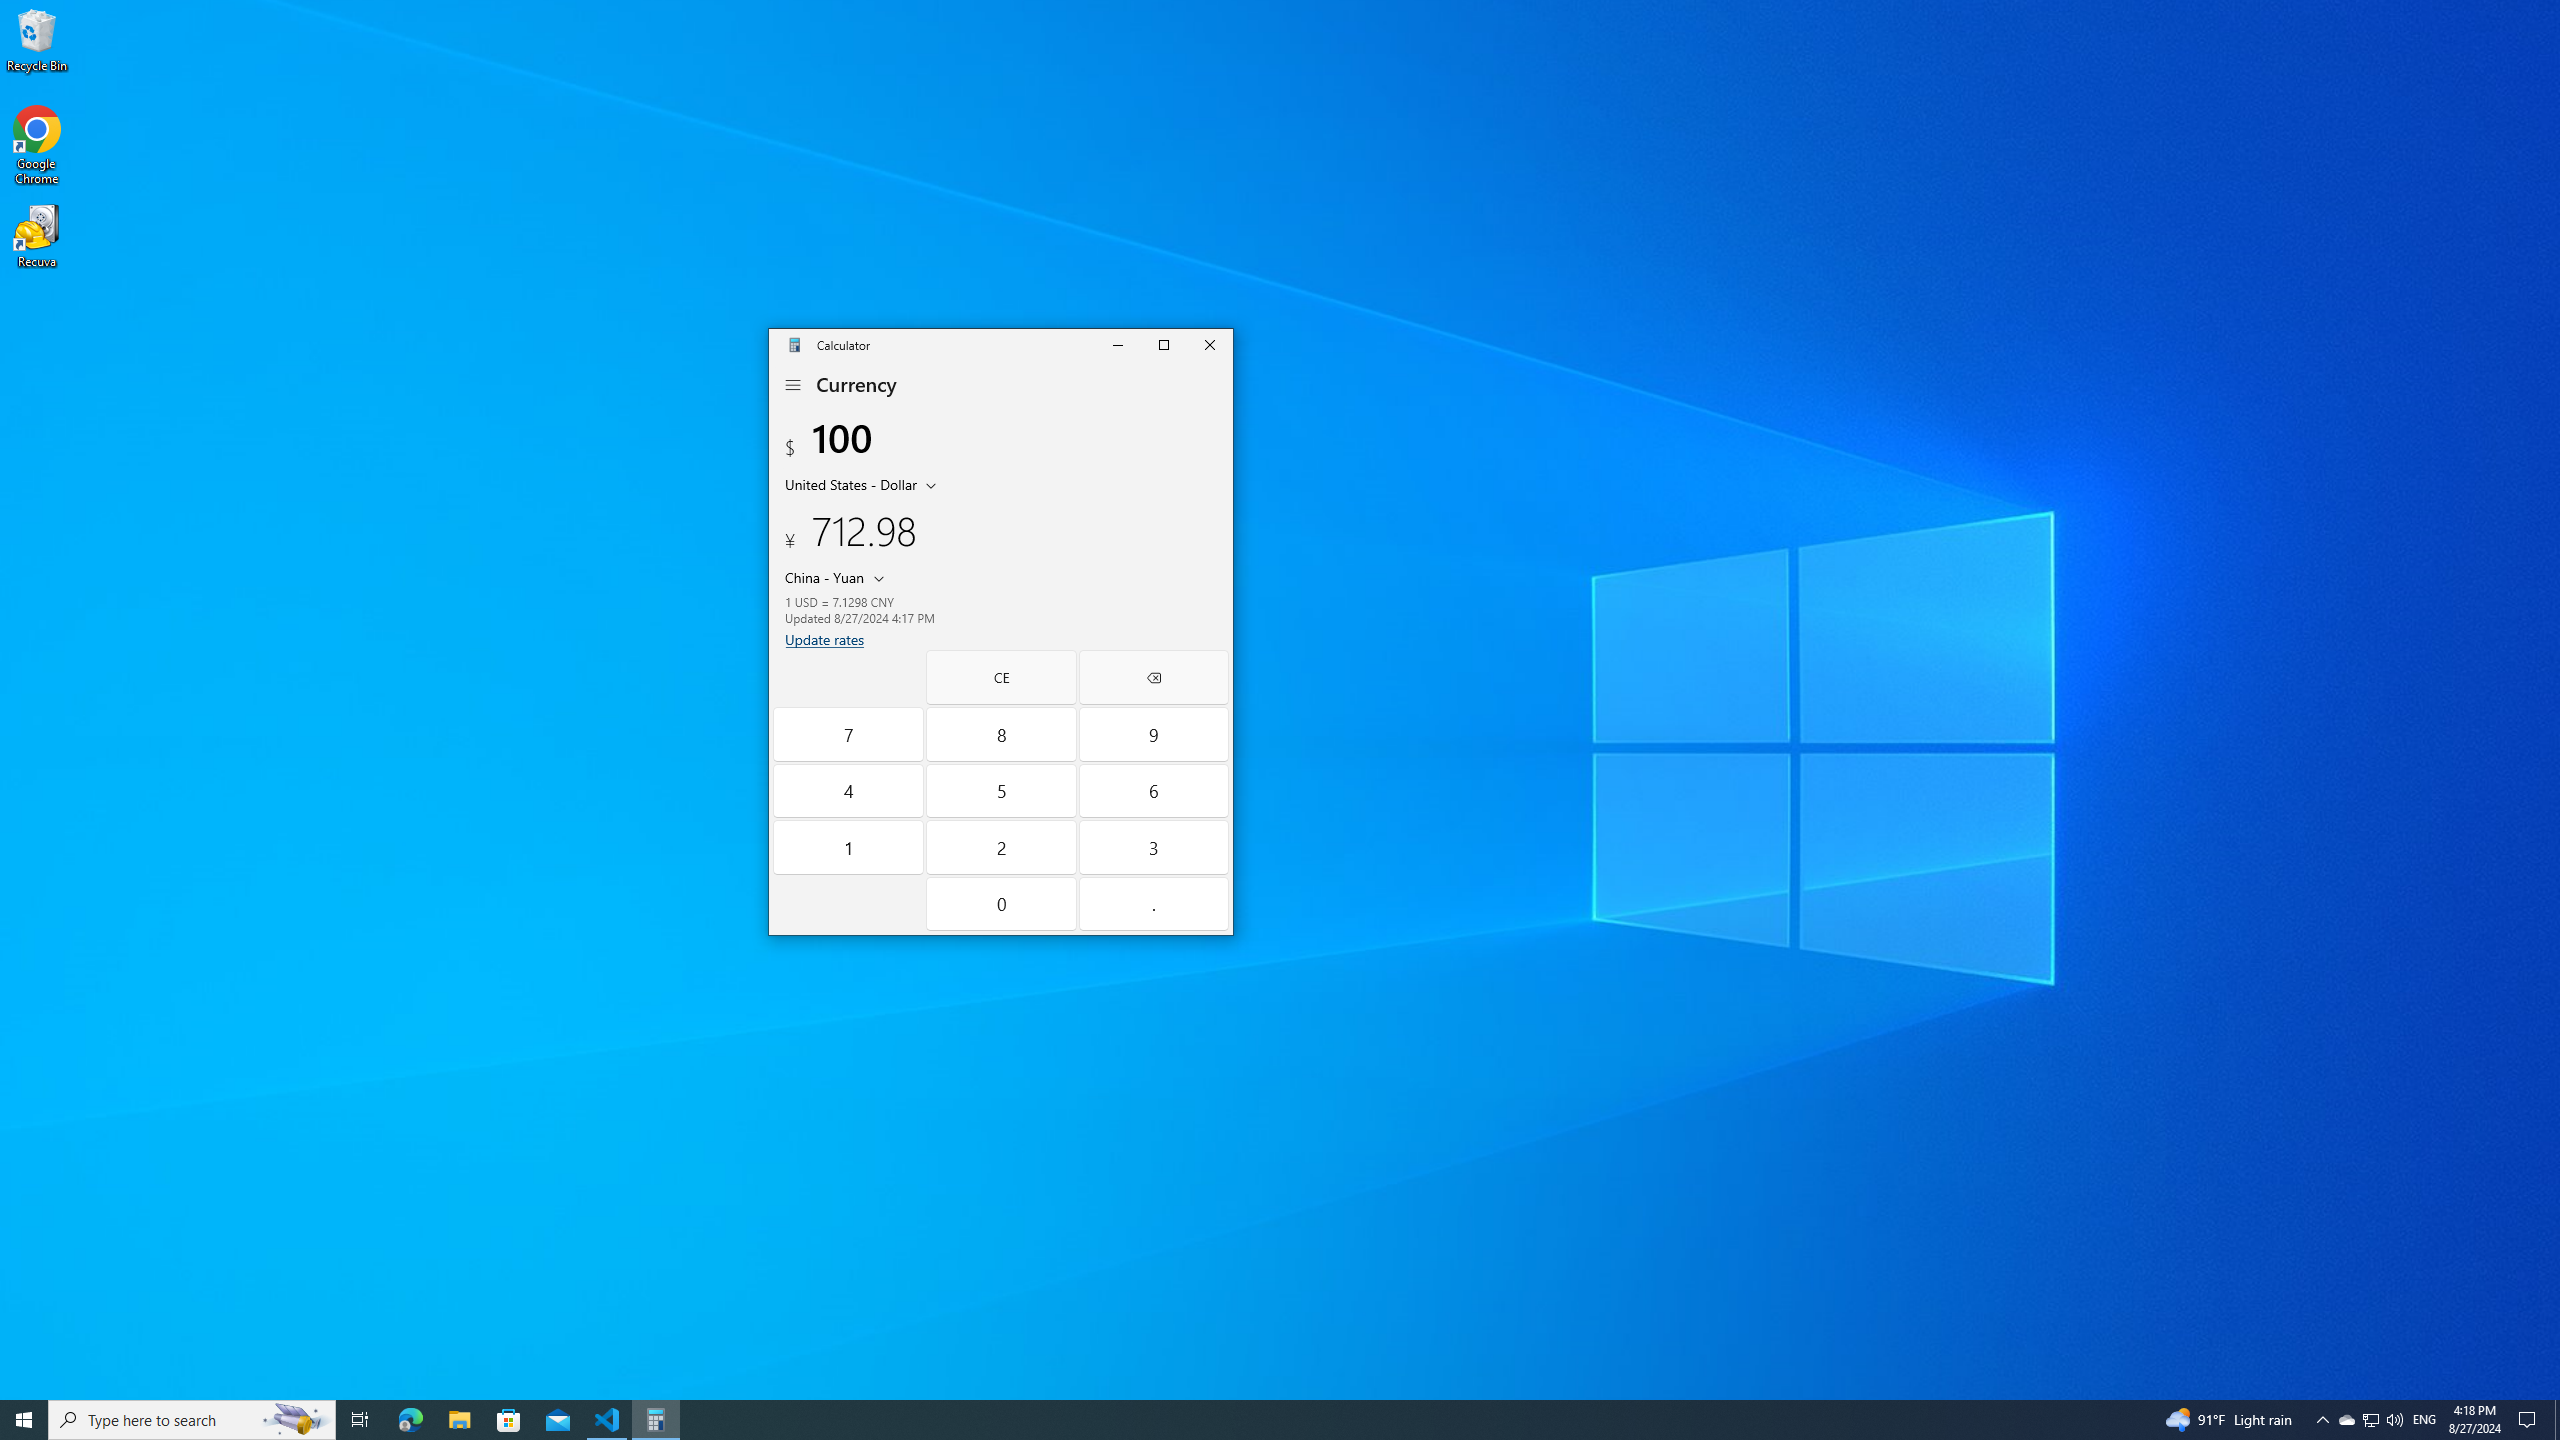  I want to click on 'Running applications', so click(1242, 1418).